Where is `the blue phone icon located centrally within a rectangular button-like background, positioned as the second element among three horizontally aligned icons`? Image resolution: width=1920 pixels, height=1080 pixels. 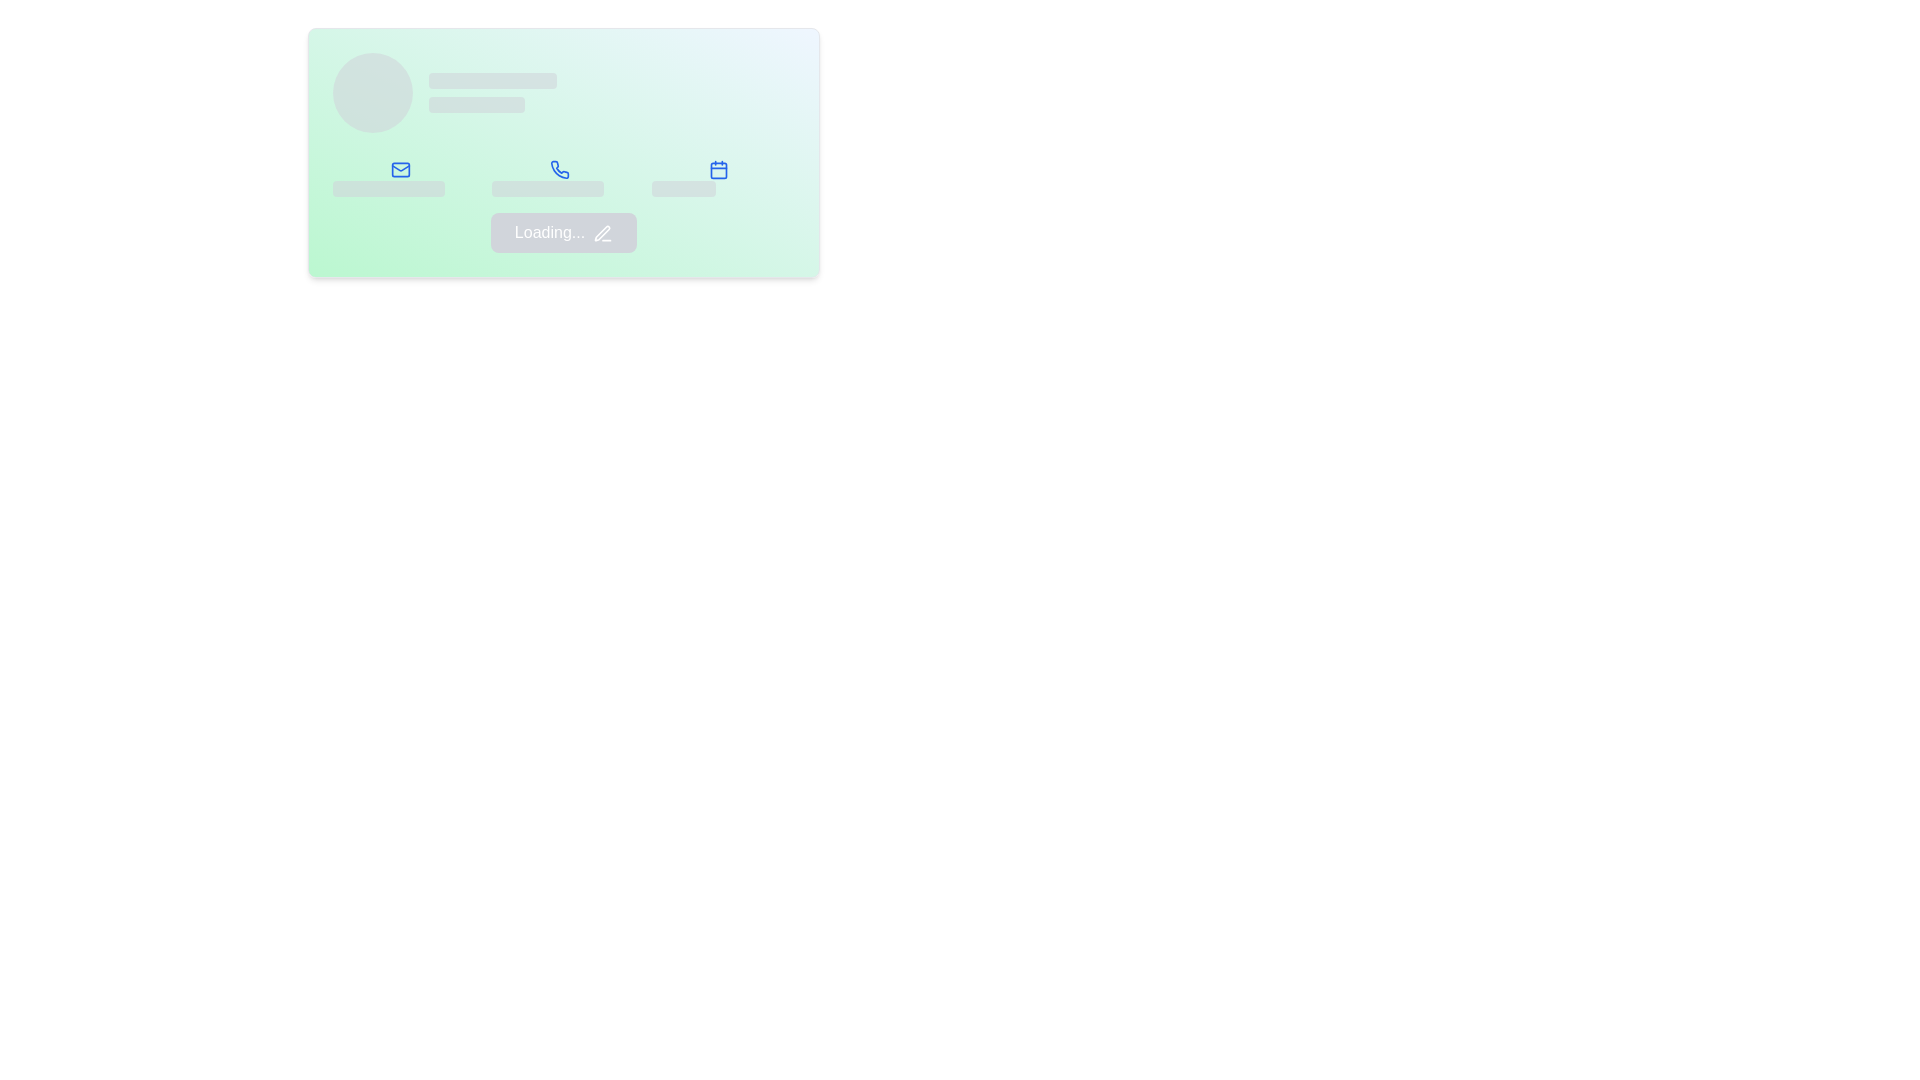
the blue phone icon located centrally within a rectangular button-like background, positioned as the second element among three horizontally aligned icons is located at coordinates (562, 176).